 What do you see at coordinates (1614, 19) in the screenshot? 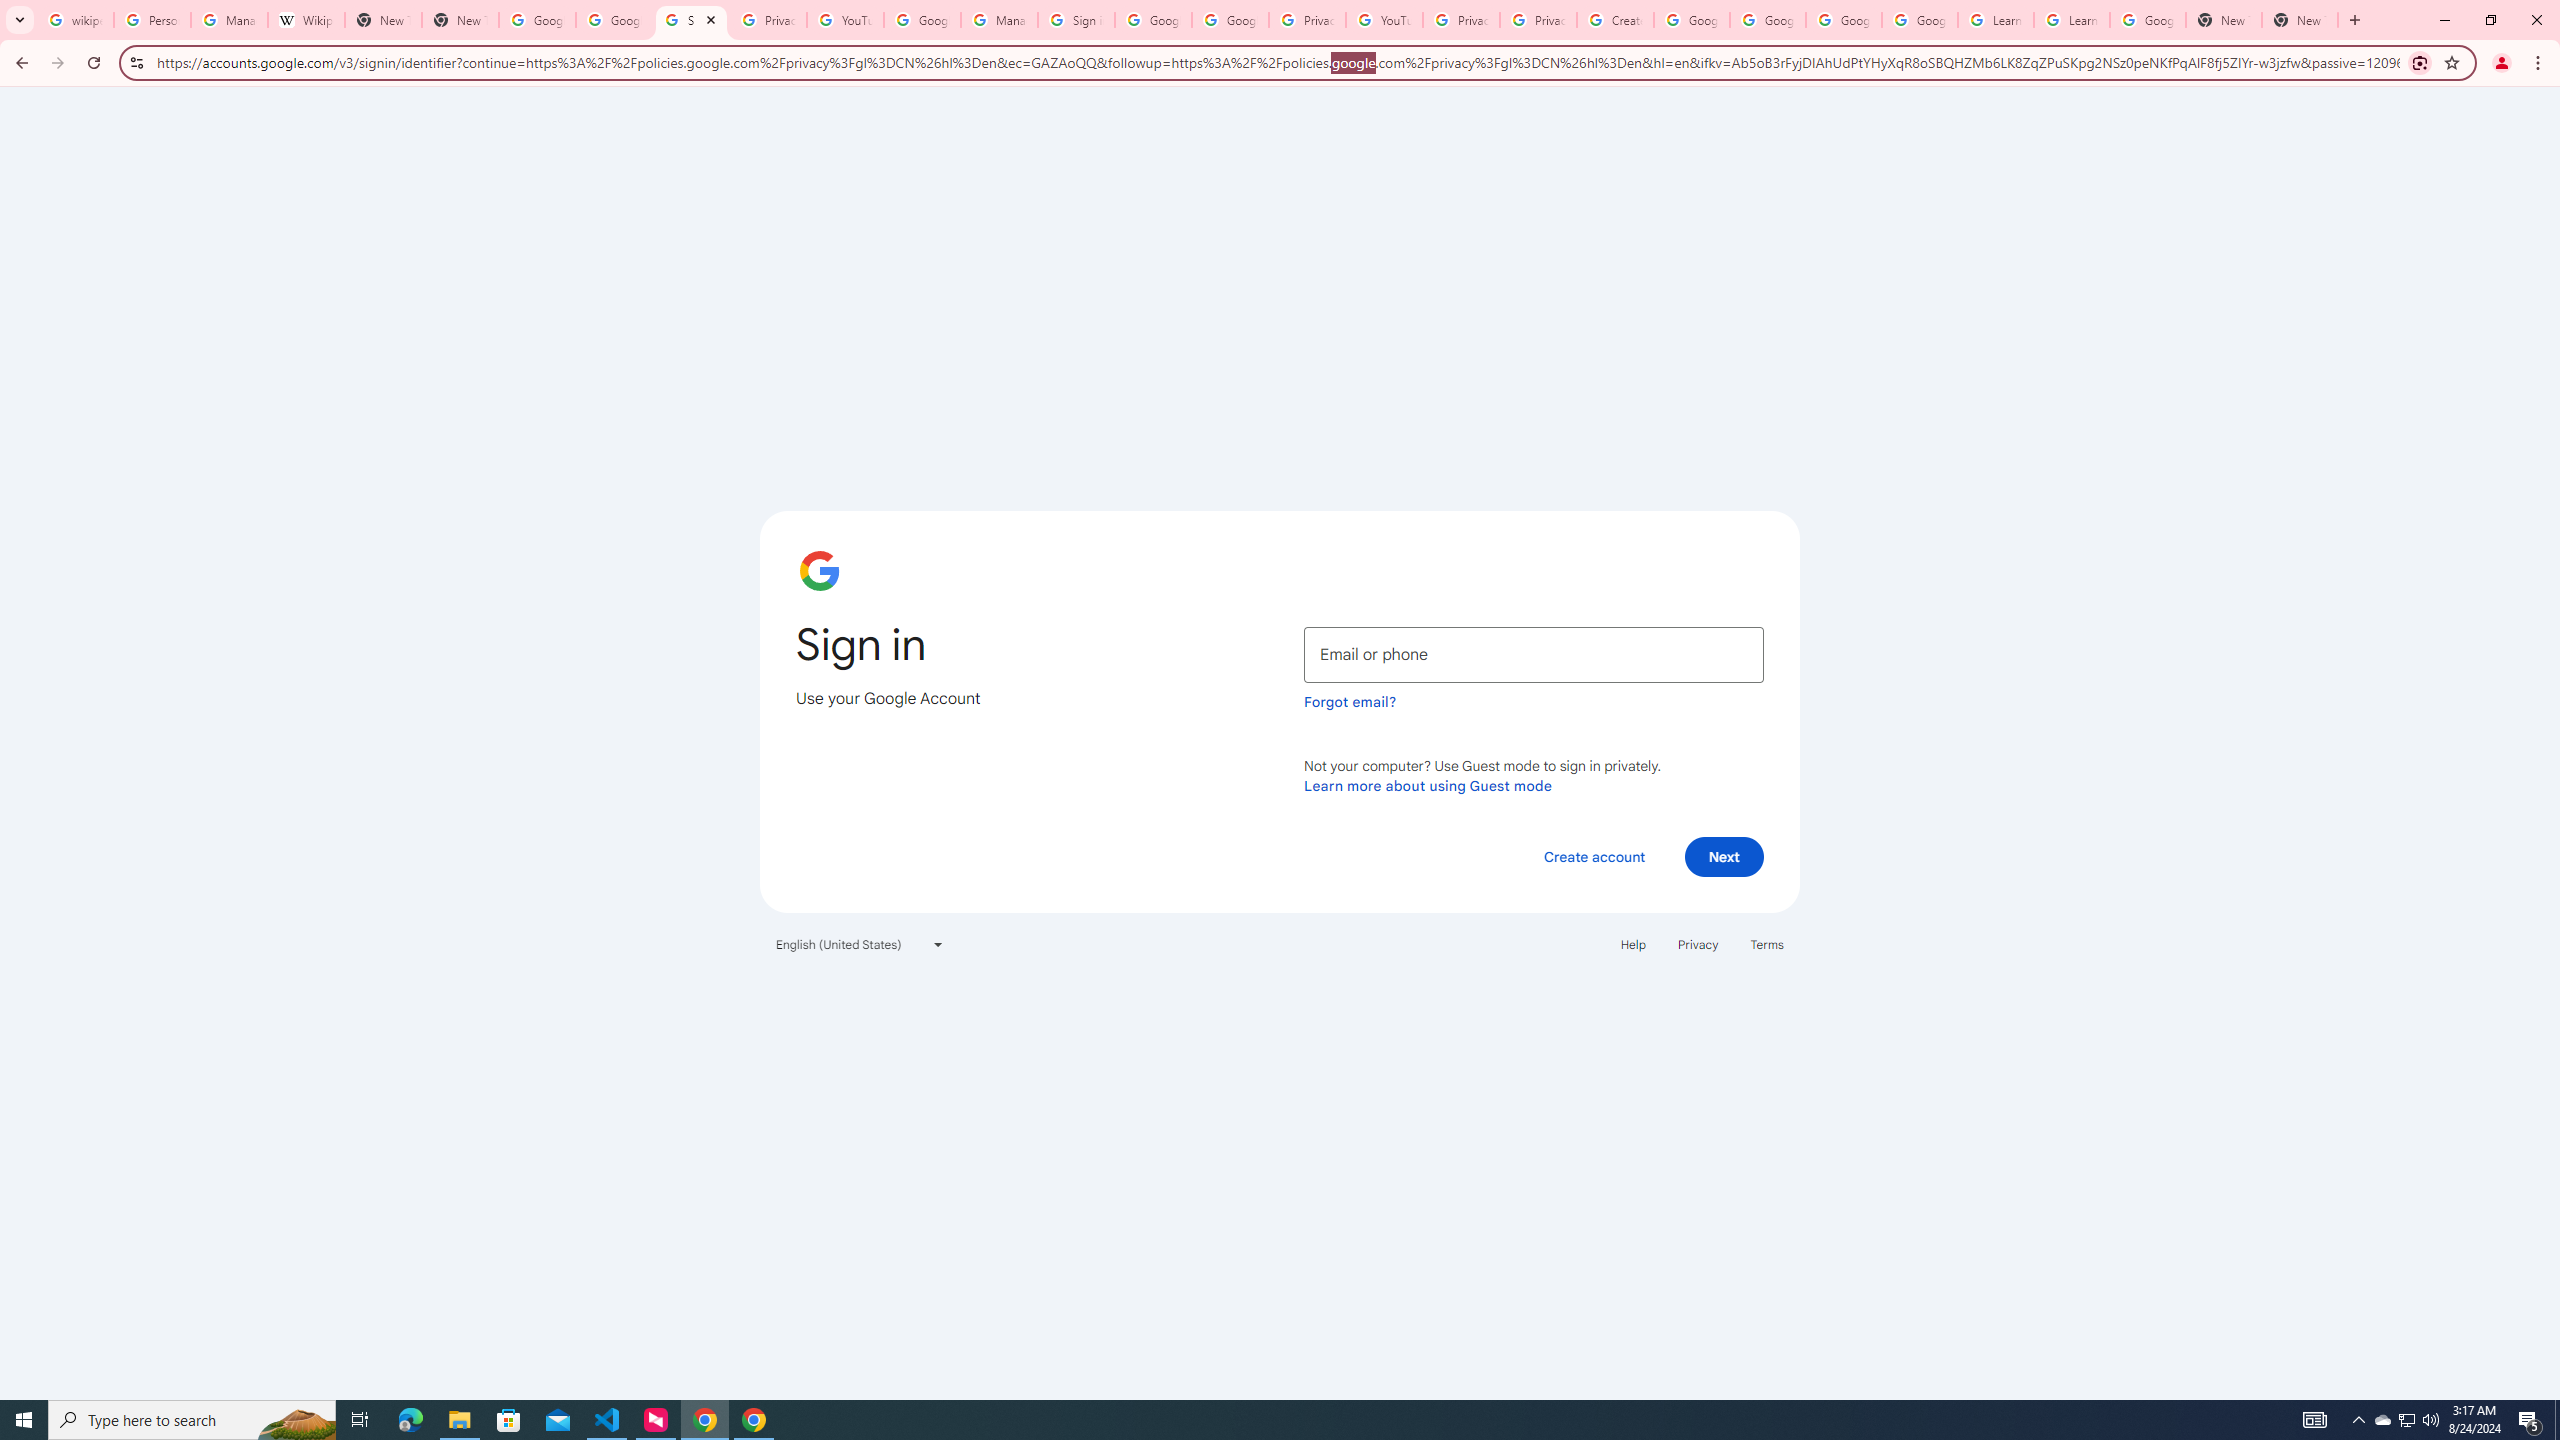
I see `'Create your Google Account'` at bounding box center [1614, 19].